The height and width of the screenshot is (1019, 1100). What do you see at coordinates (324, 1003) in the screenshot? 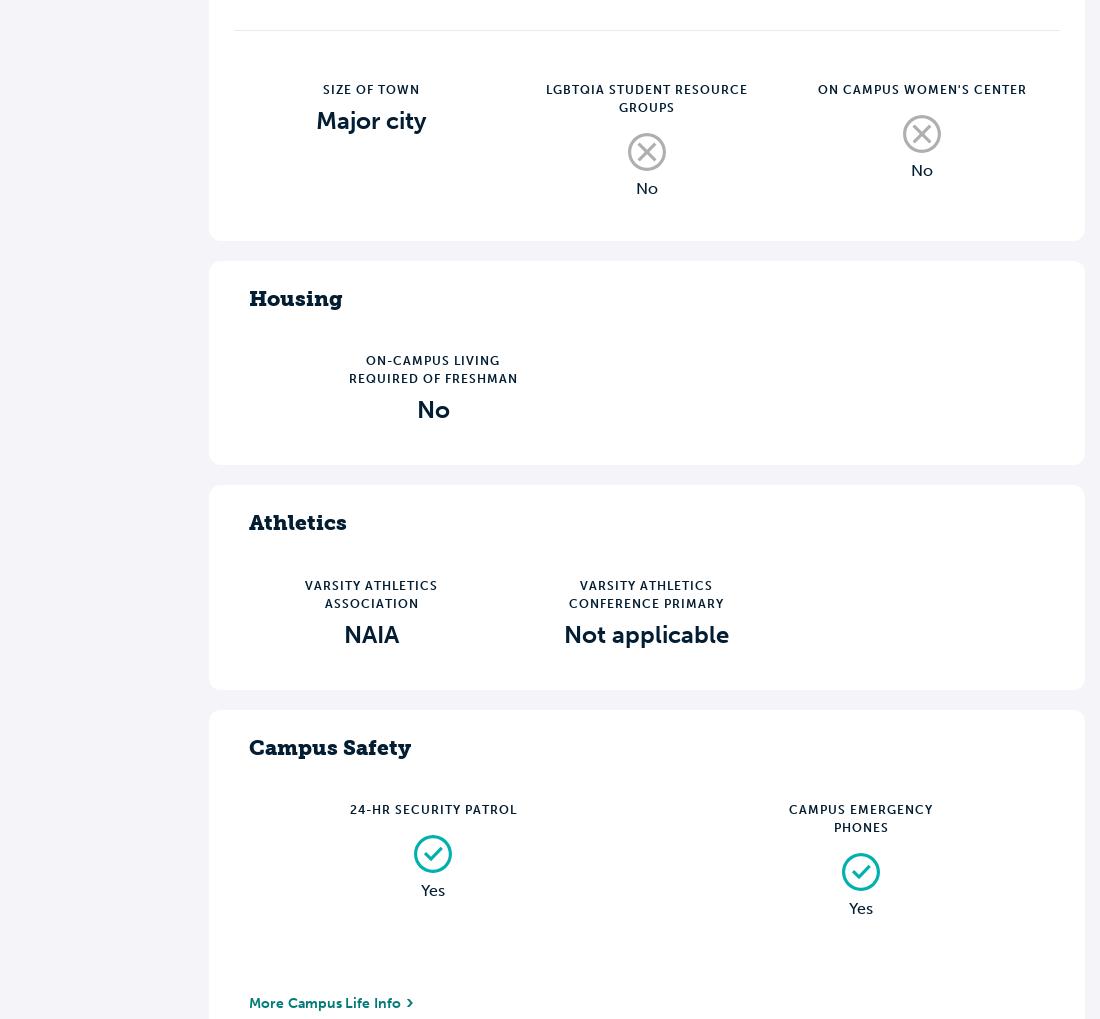
I see `'More Campus Life Info'` at bounding box center [324, 1003].